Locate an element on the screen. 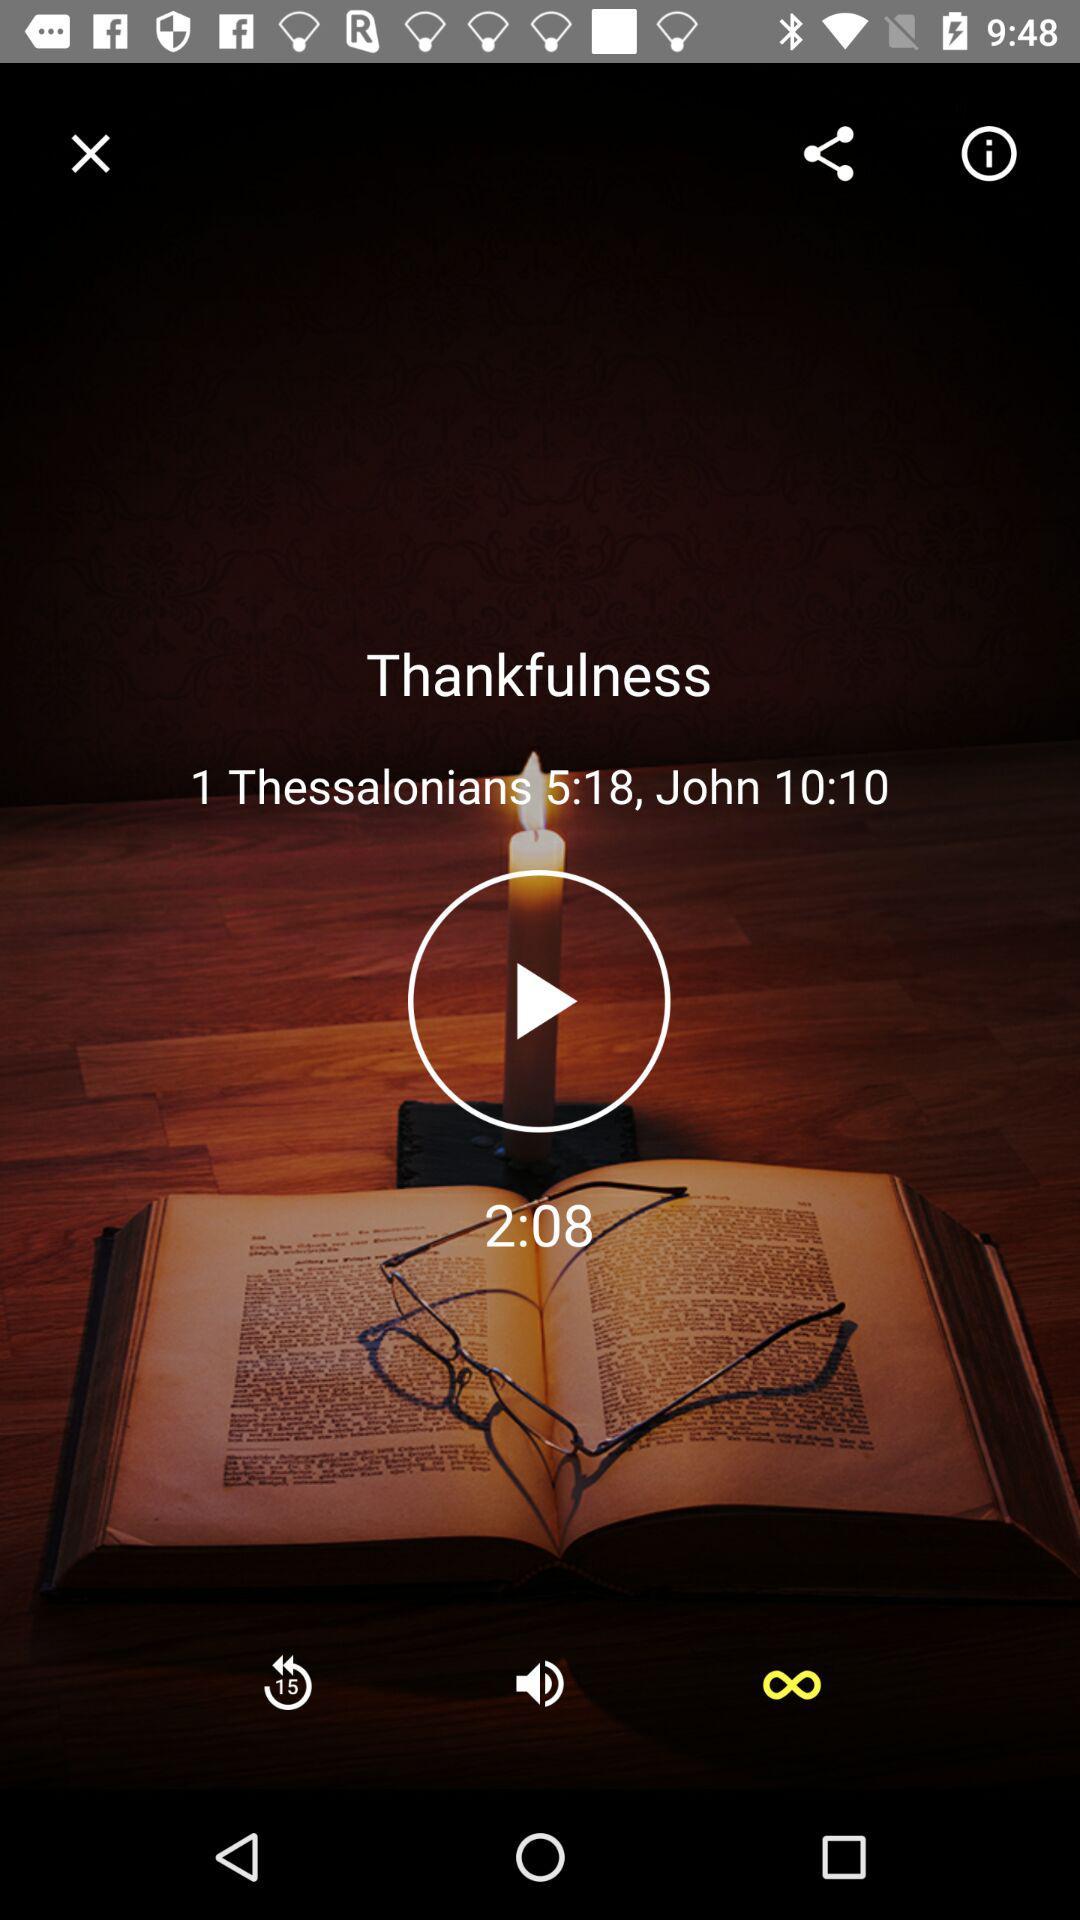  the av_rewind icon is located at coordinates (288, 1682).